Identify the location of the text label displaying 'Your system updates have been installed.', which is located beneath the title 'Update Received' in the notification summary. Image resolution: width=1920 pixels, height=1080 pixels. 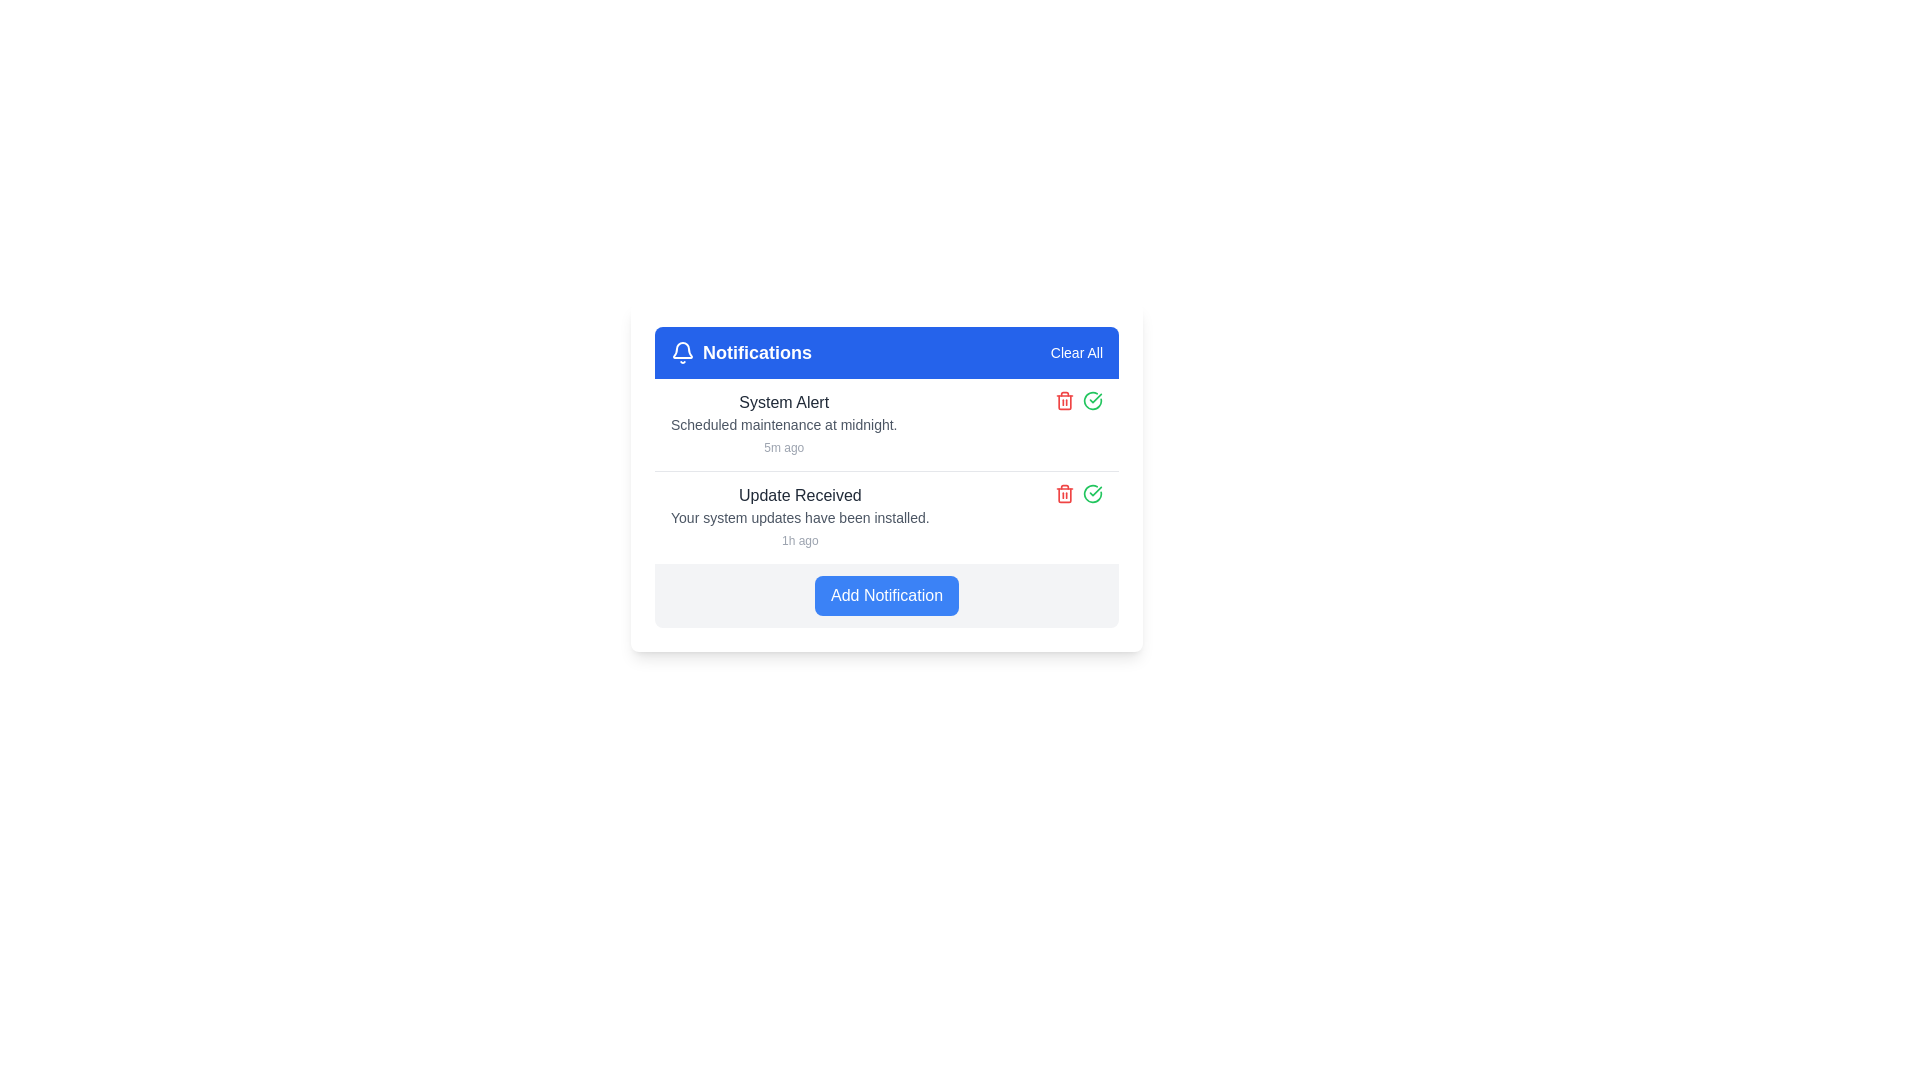
(800, 516).